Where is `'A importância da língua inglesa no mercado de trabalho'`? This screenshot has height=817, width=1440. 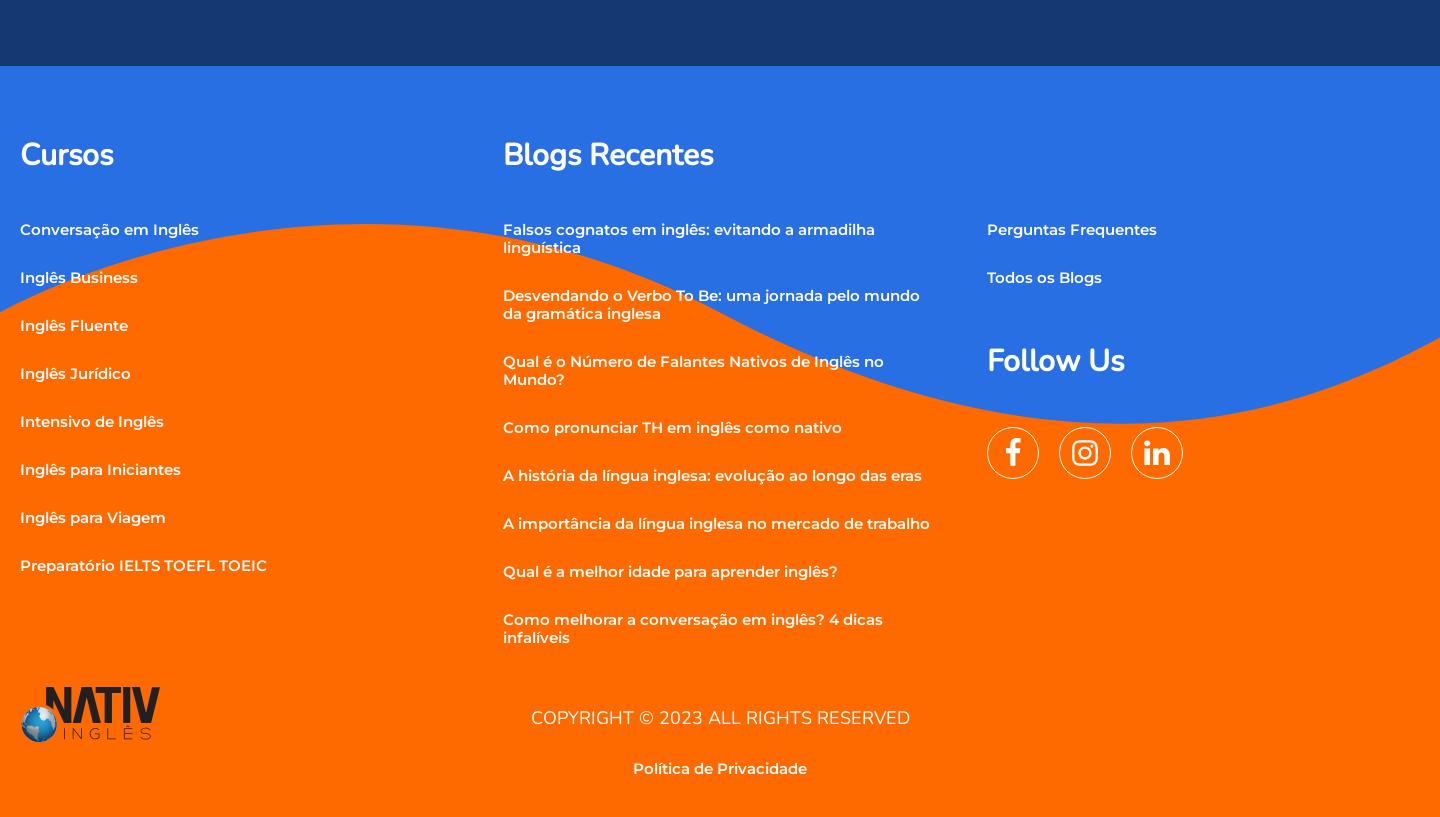
'A importância da língua inglesa no mercado de trabalho' is located at coordinates (716, 521).